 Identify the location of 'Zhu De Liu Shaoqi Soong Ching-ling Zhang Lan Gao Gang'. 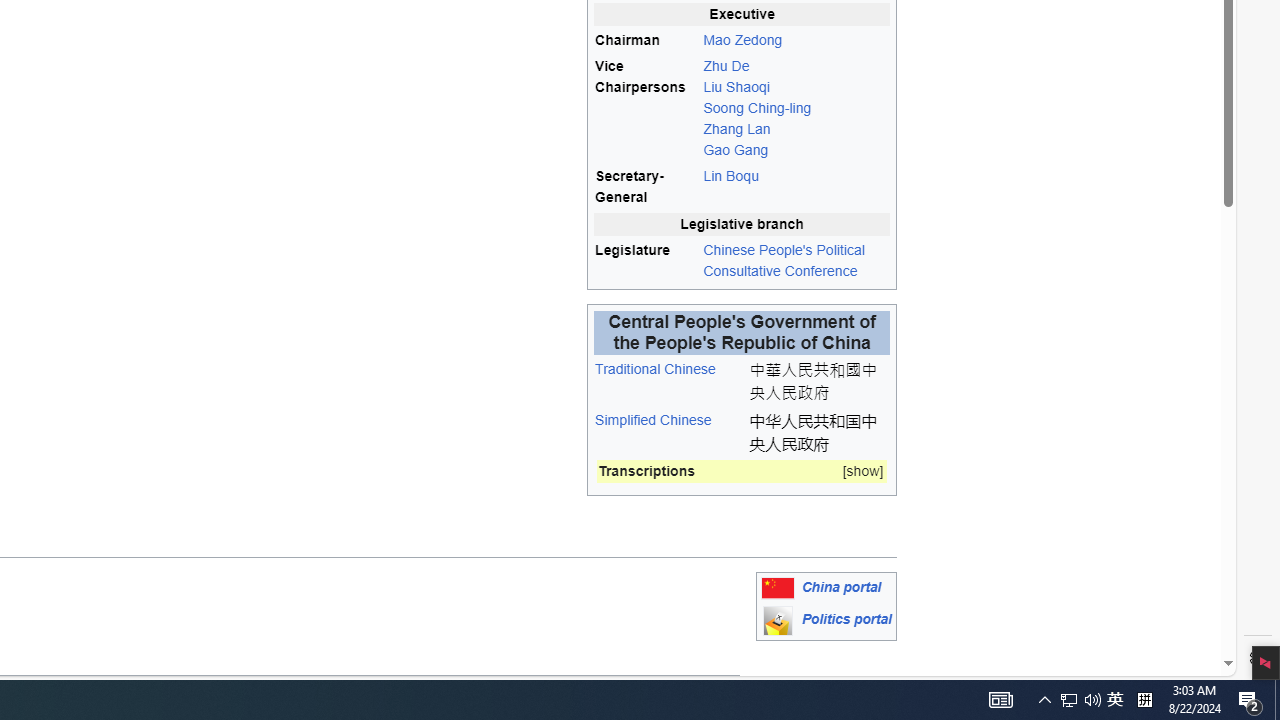
(795, 108).